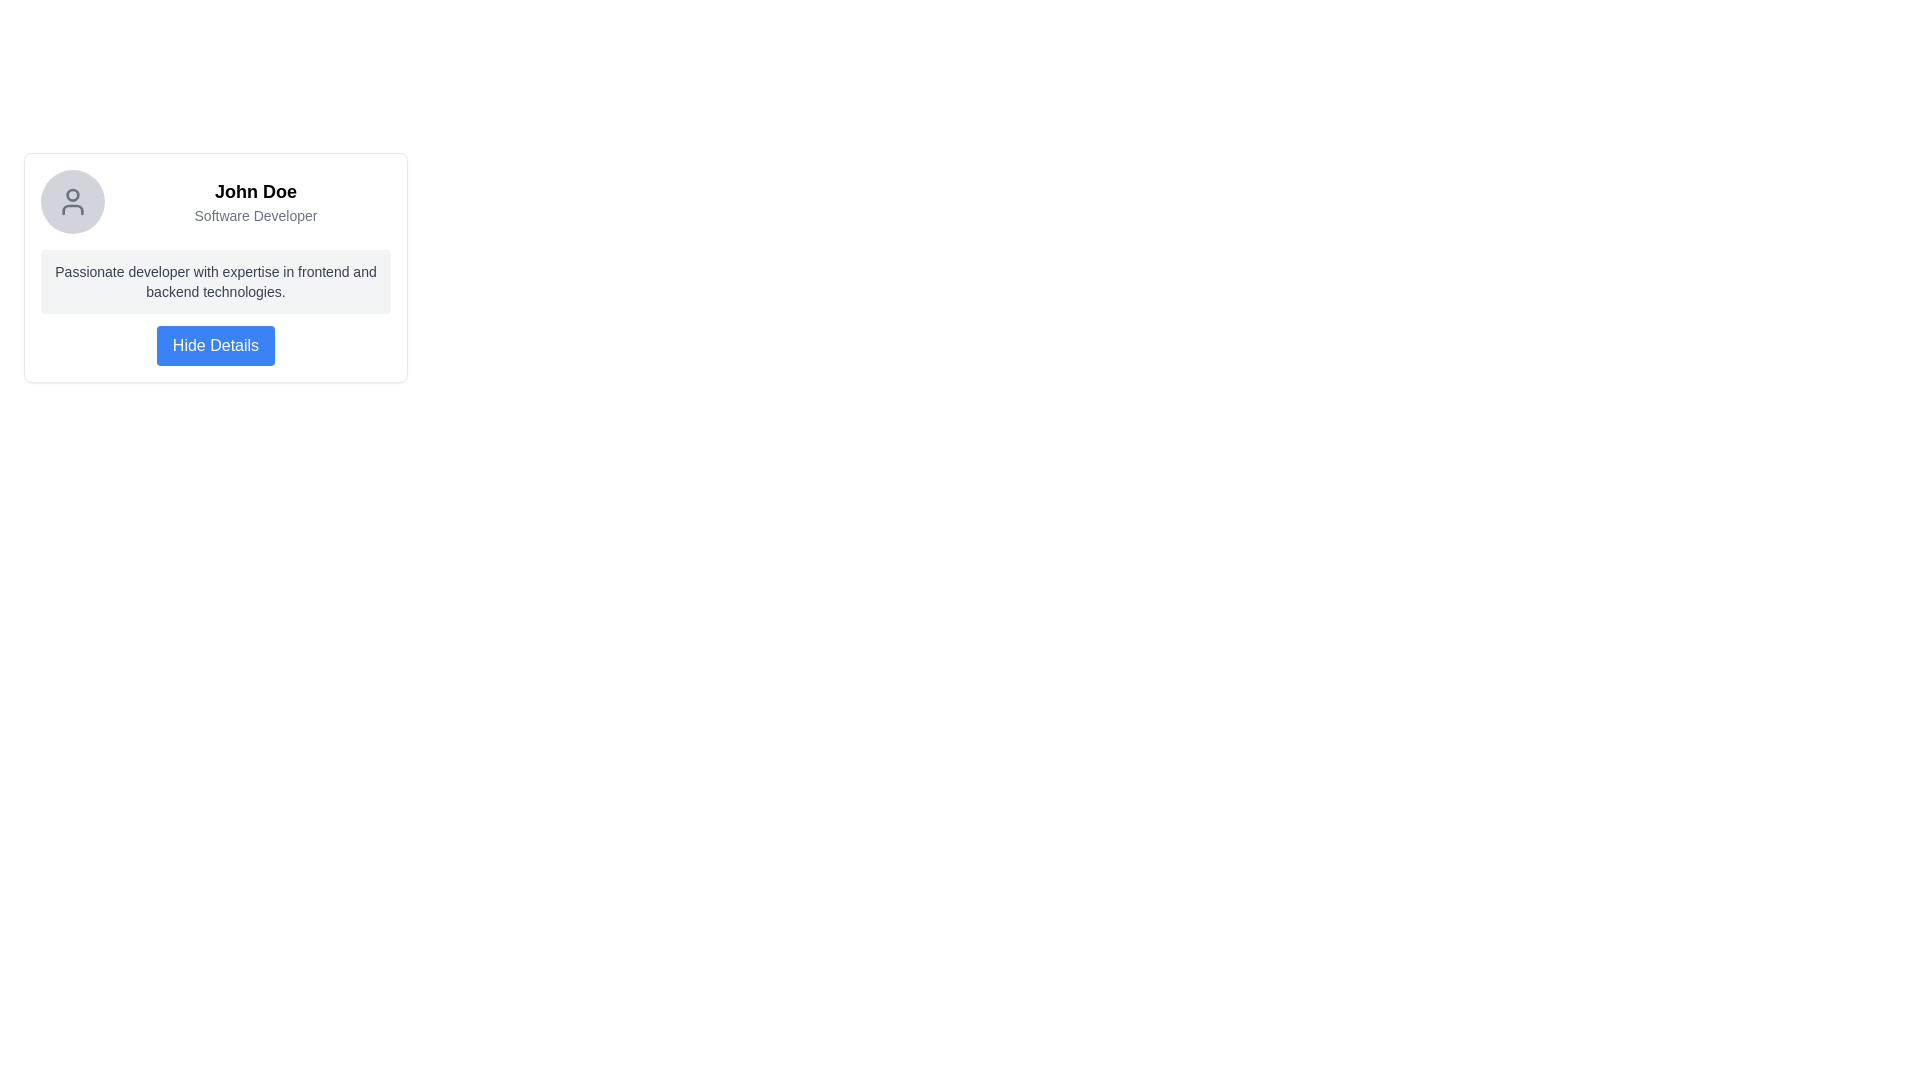 The image size is (1920, 1080). I want to click on the user profile avatar icon, which is a circular icon with a gray background and a user silhouette, located to the left of the text 'John Doe', so click(72, 201).